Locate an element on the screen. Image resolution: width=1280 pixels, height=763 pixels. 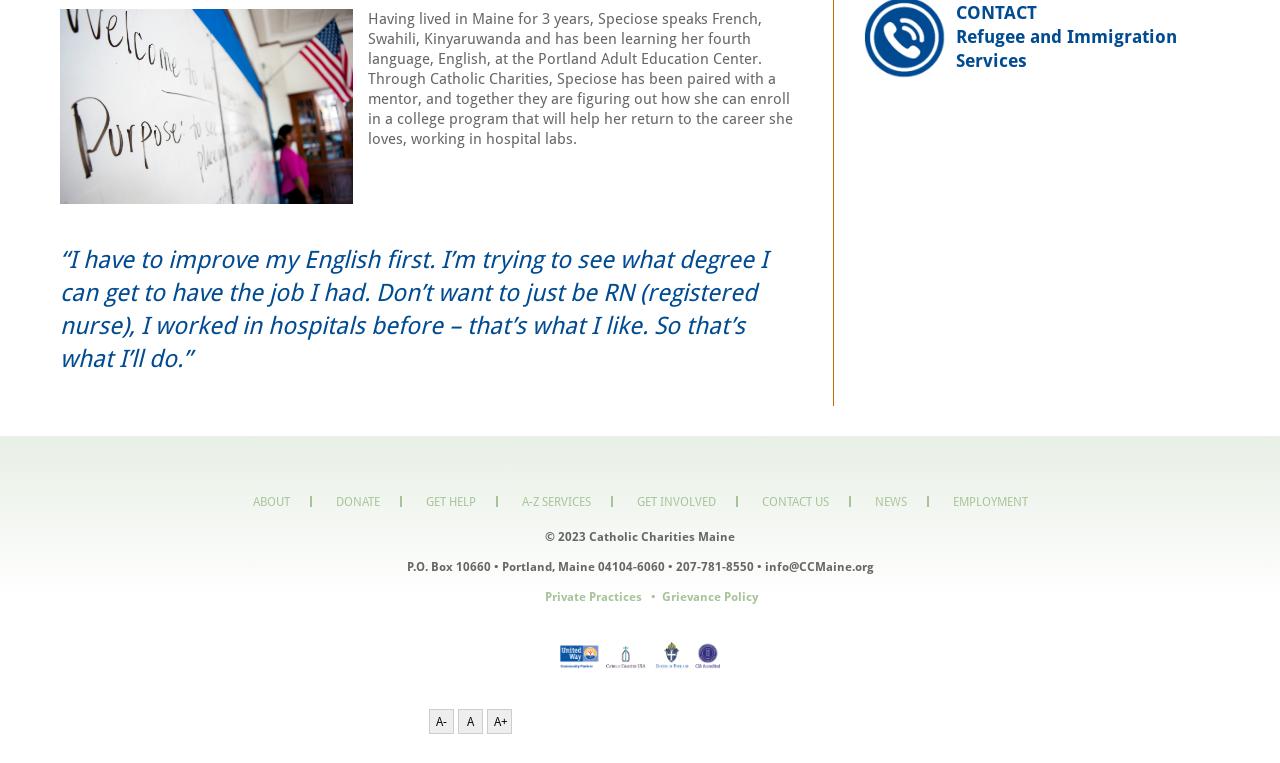
'About' is located at coordinates (269, 500).